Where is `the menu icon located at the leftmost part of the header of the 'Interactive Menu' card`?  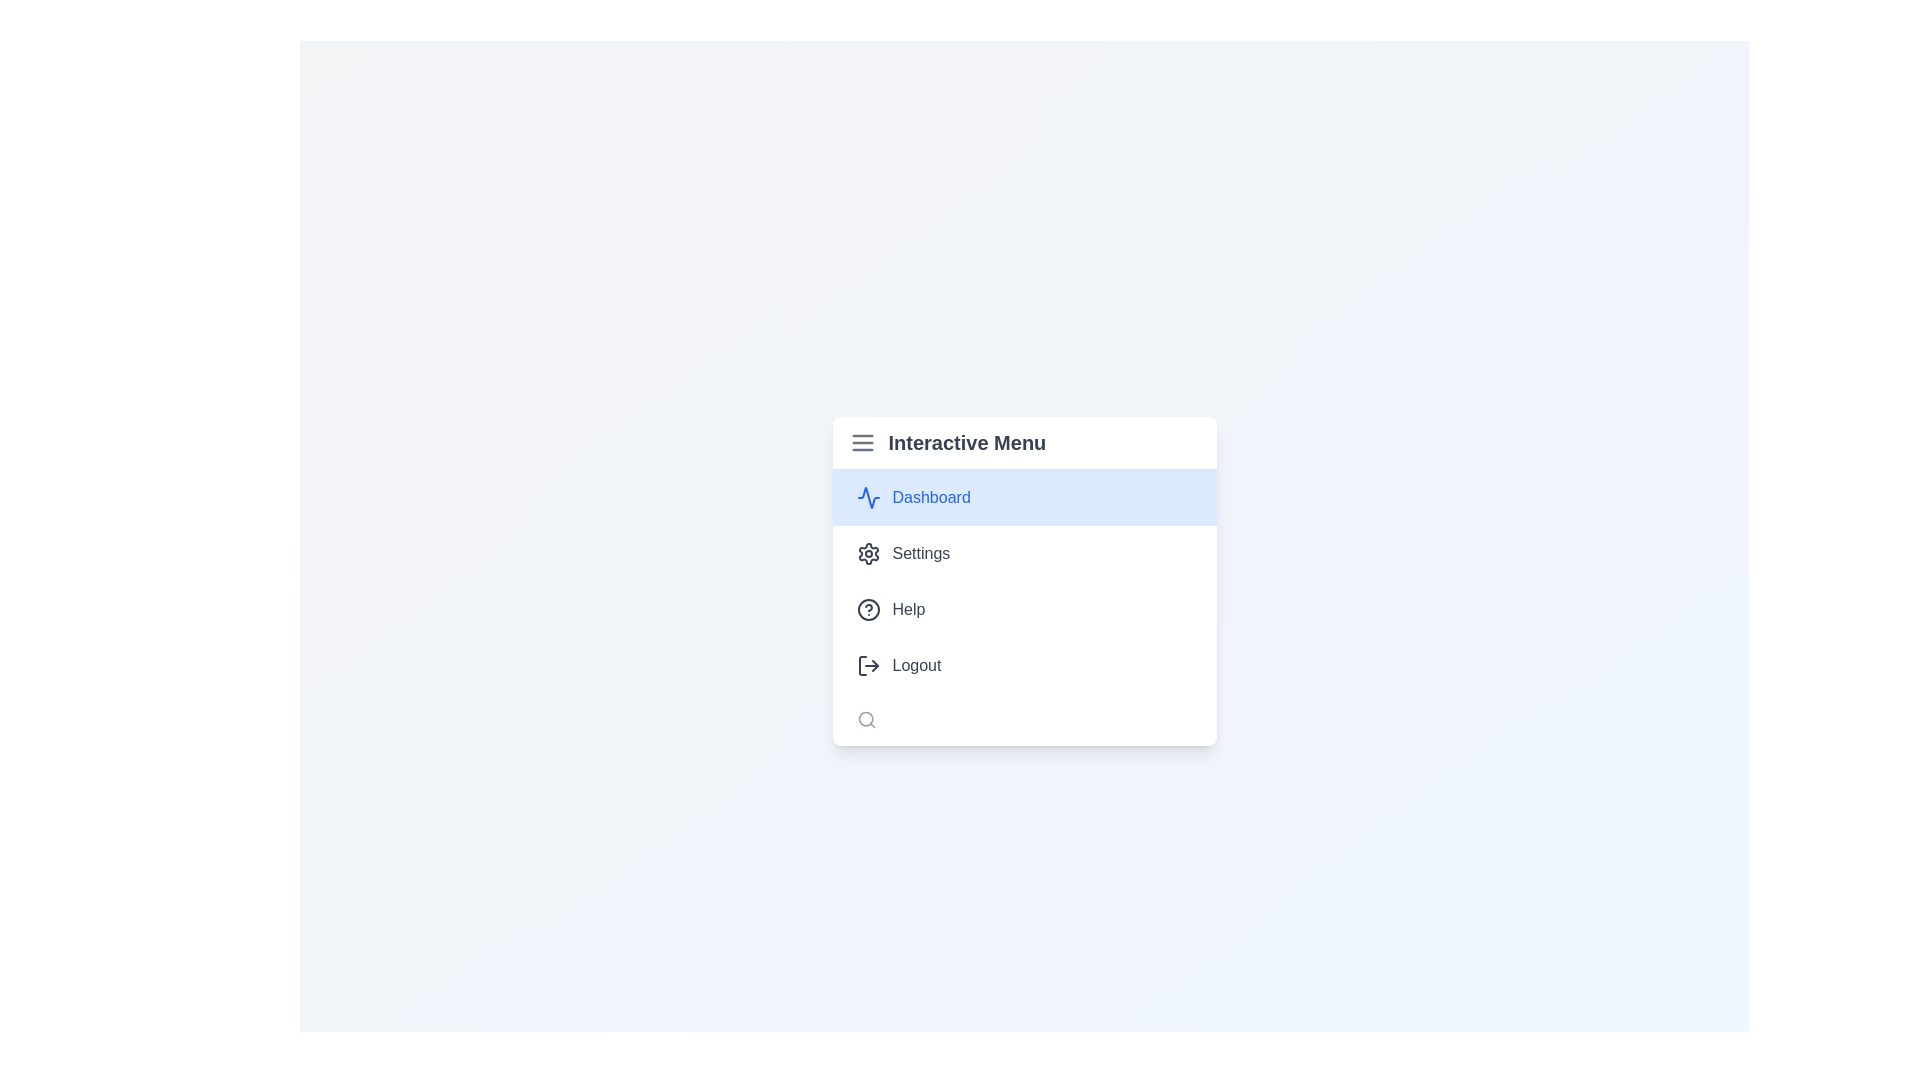 the menu icon located at the leftmost part of the header of the 'Interactive Menu' card is located at coordinates (862, 441).